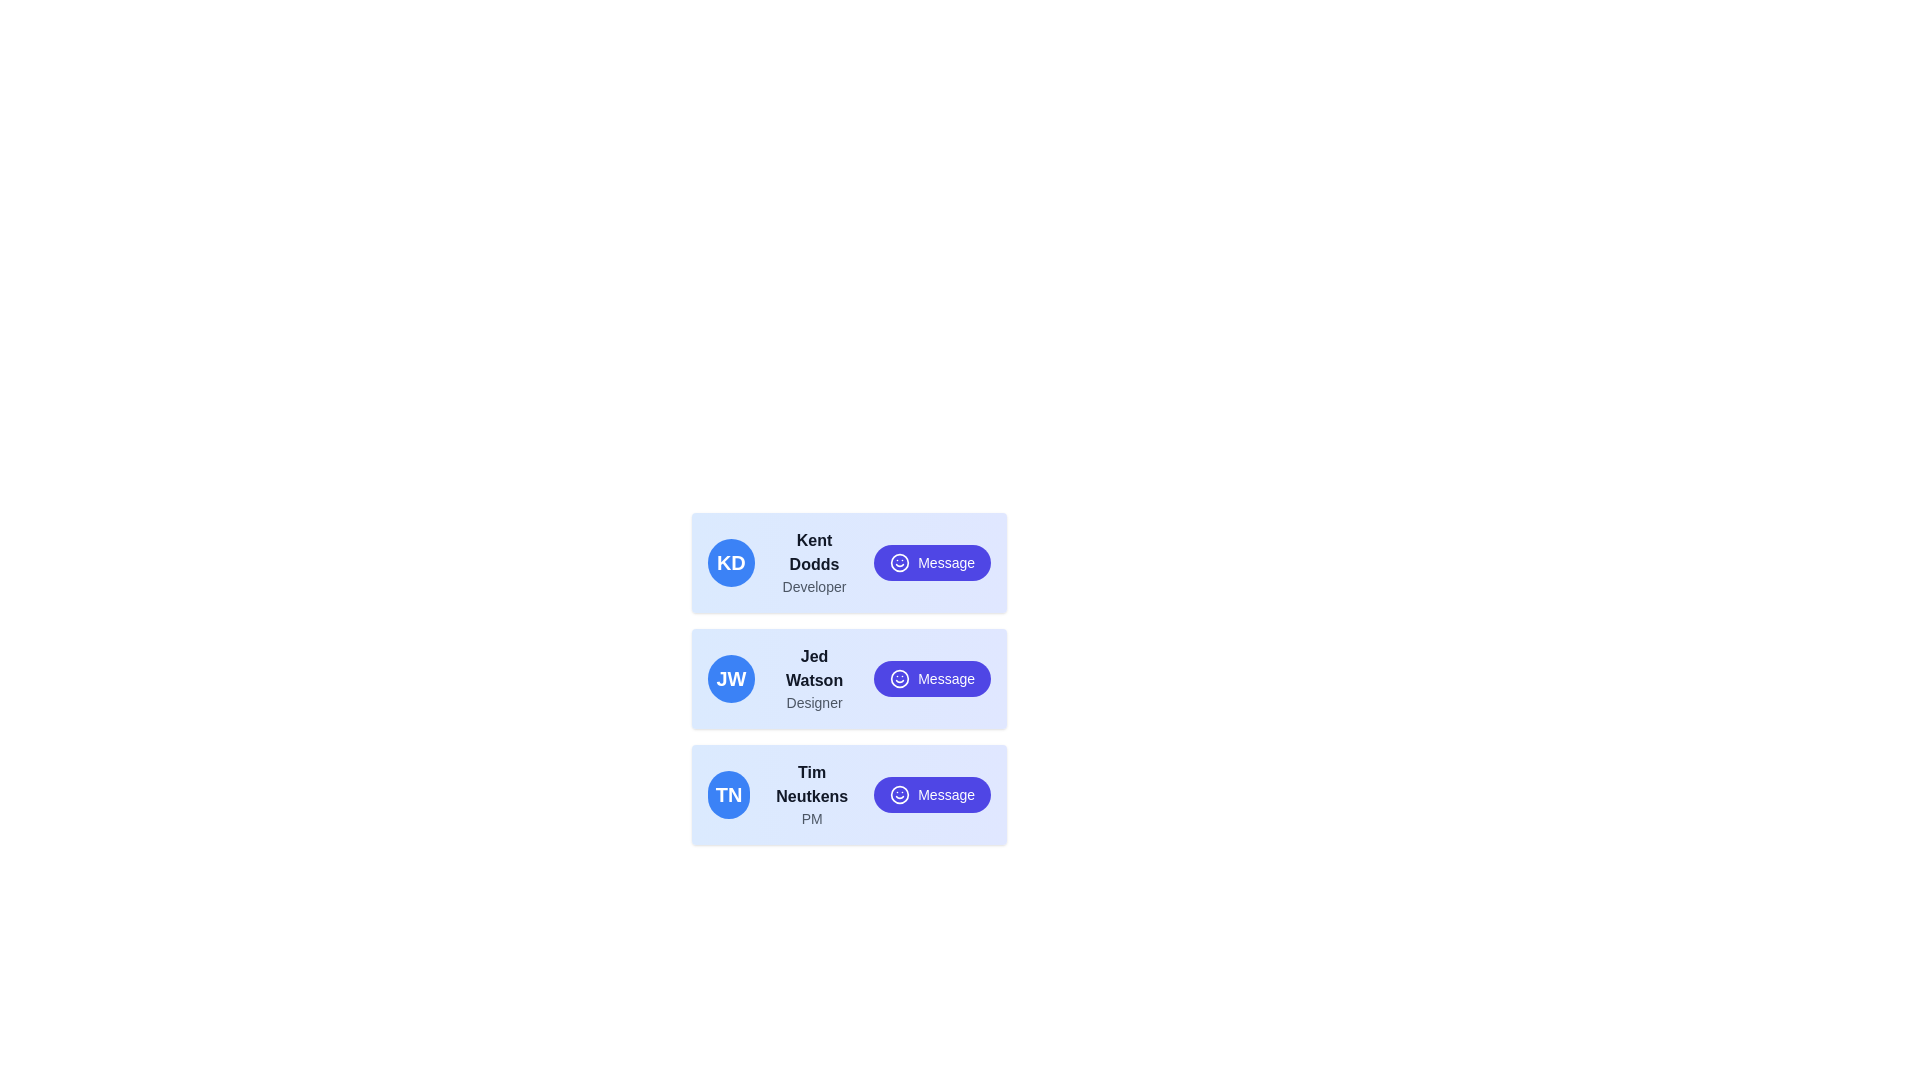 This screenshot has height=1080, width=1920. I want to click on the small, circular smiling face icon located to the left of the 'Message' button text, indicating positive sentiment, if it is enabled, so click(899, 563).